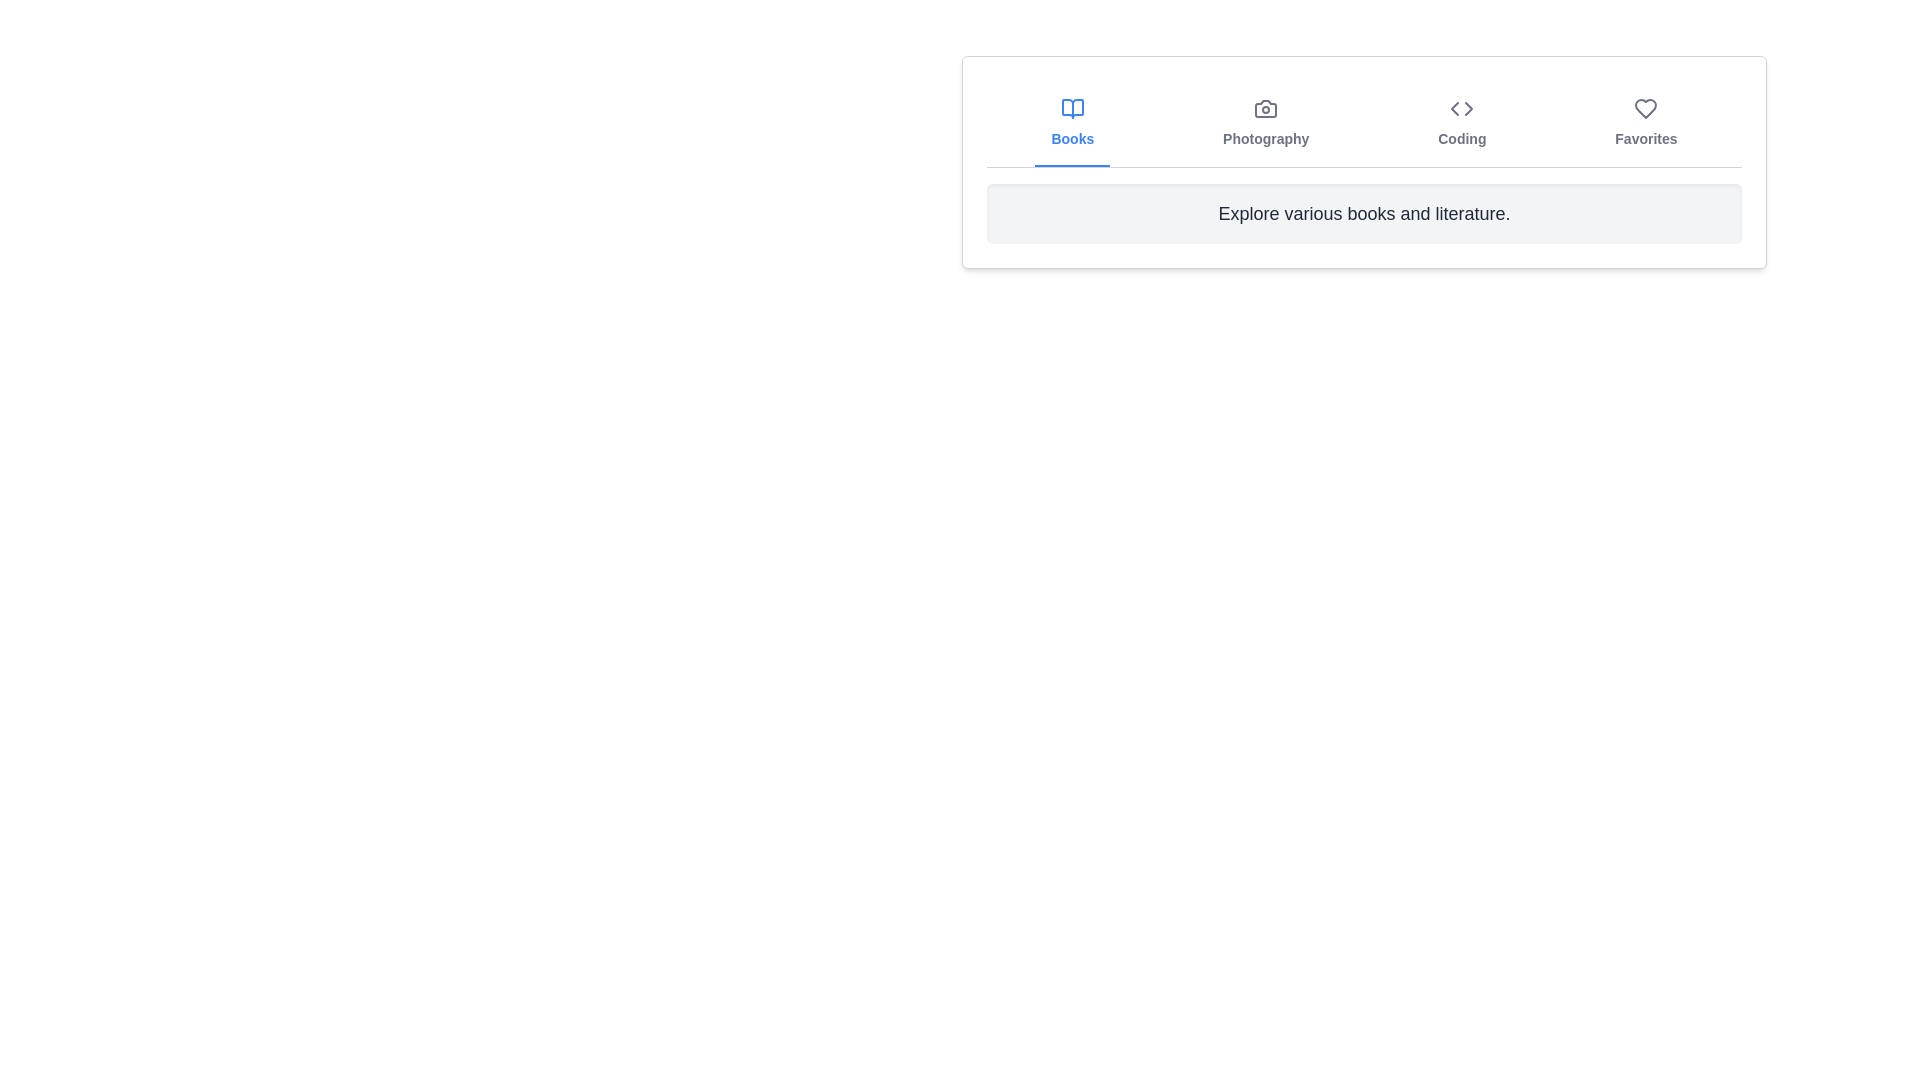  What do you see at coordinates (1462, 108) in the screenshot?
I see `icon representing the code-related section, positioned as the third item from the left in the header bar, located above the 'Coding' label` at bounding box center [1462, 108].